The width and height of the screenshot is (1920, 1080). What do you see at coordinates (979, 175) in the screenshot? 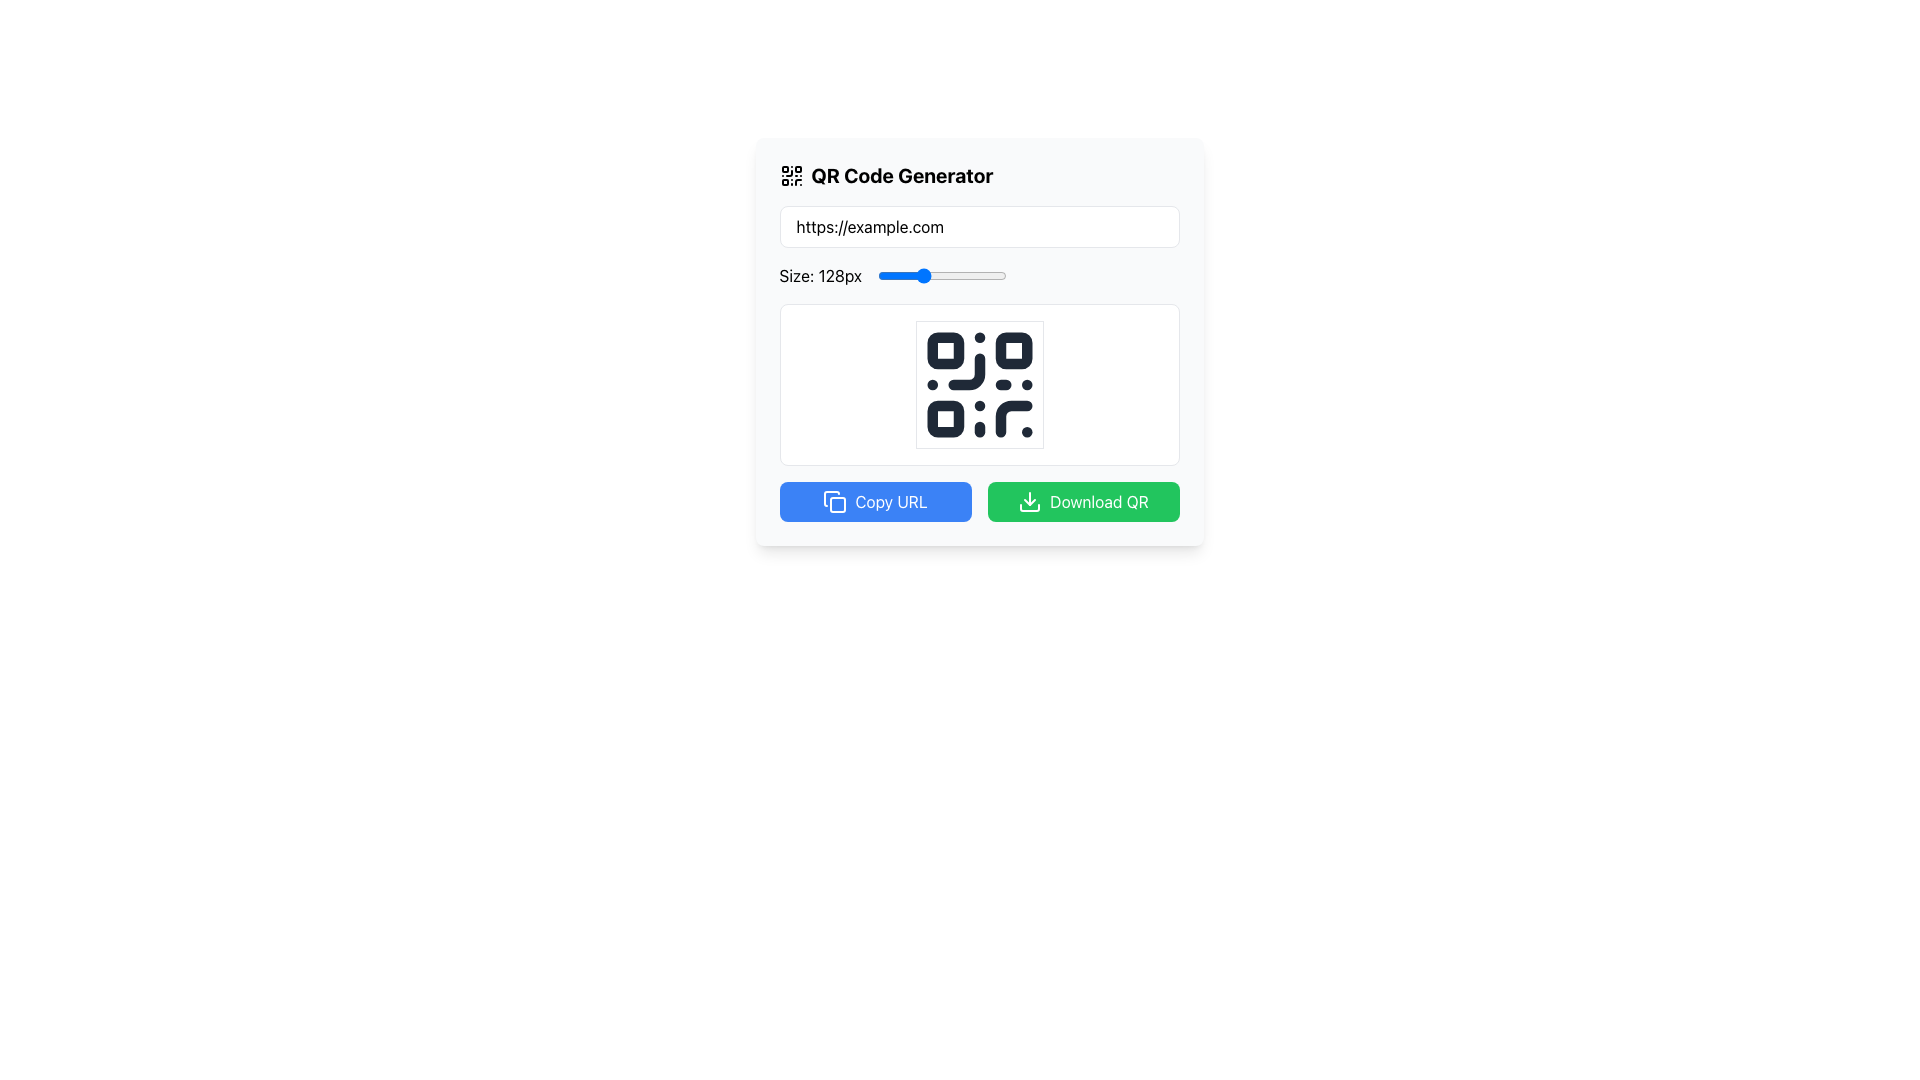
I see `the header row containing the QR code icon and the text 'QR Code Generator', which is the first row in the QR Code Generator form` at bounding box center [979, 175].